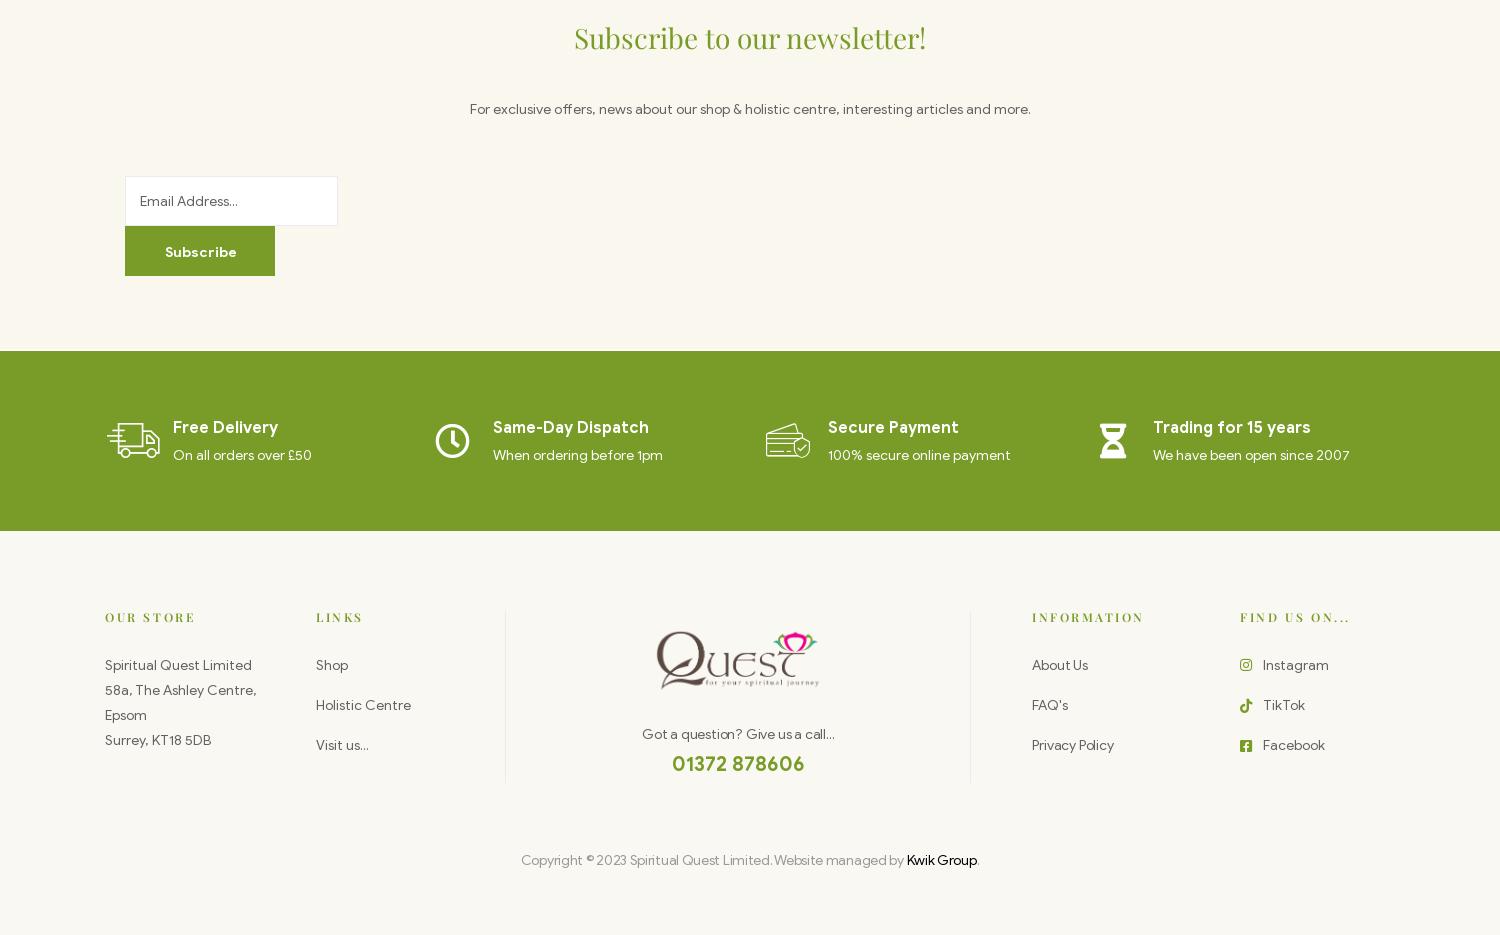 The image size is (1500, 935). I want to click on 'Trading for 15 years', so click(1153, 426).